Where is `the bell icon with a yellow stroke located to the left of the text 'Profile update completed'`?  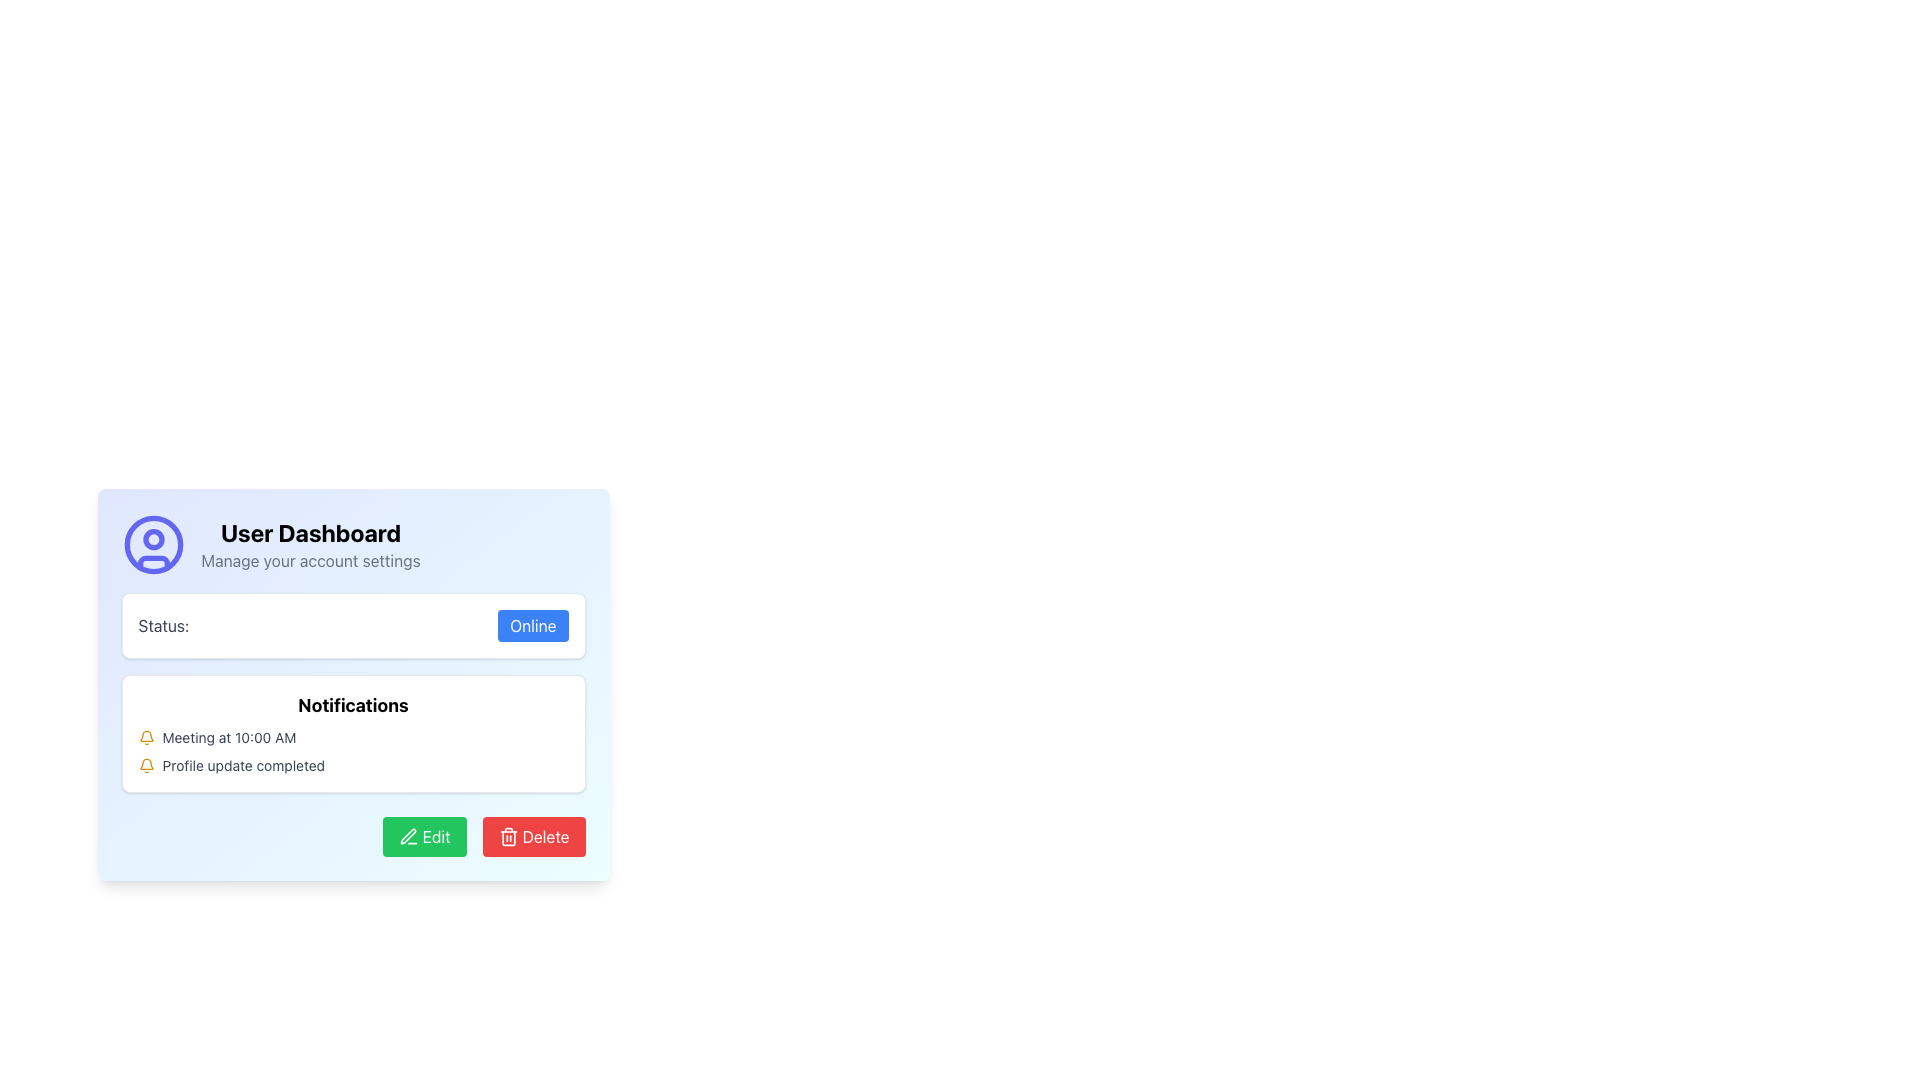
the bell icon with a yellow stroke located to the left of the text 'Profile update completed' is located at coordinates (145, 765).